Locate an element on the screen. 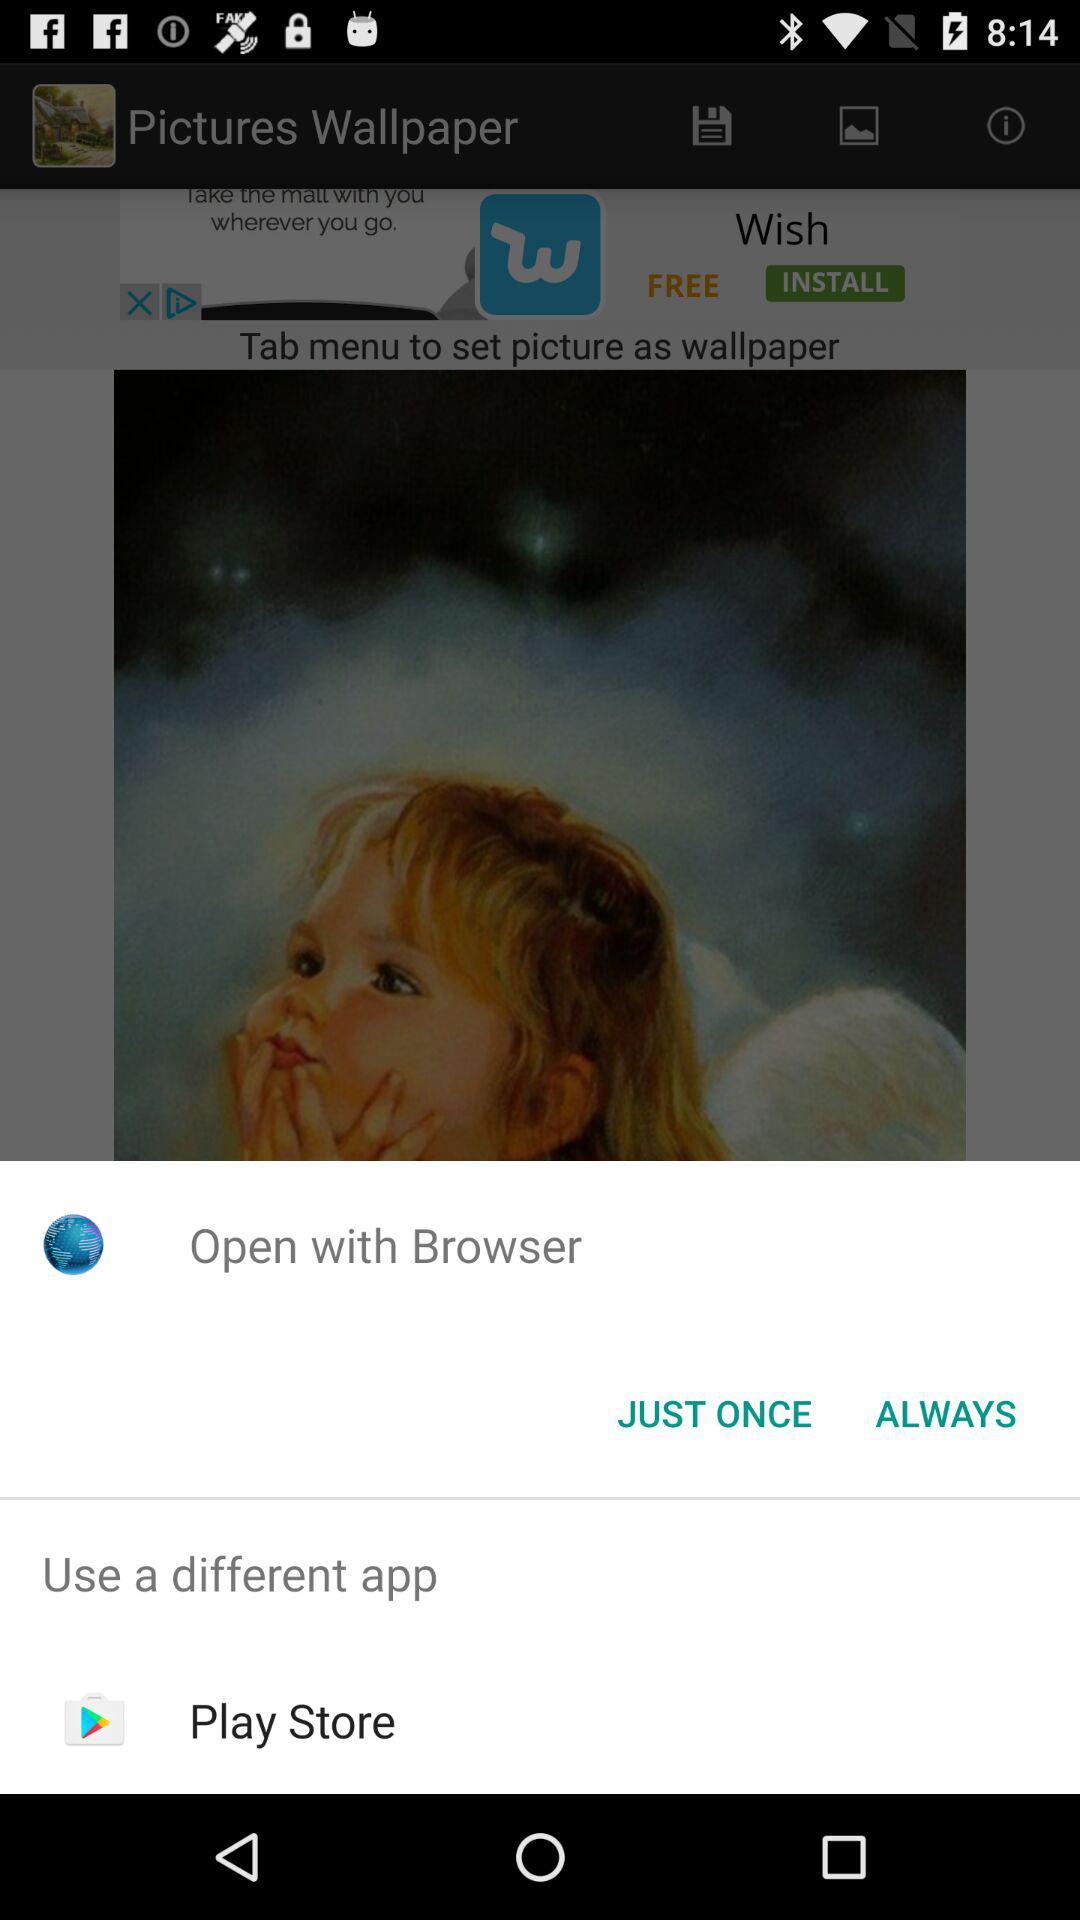  the button at the bottom right corner is located at coordinates (945, 1411).